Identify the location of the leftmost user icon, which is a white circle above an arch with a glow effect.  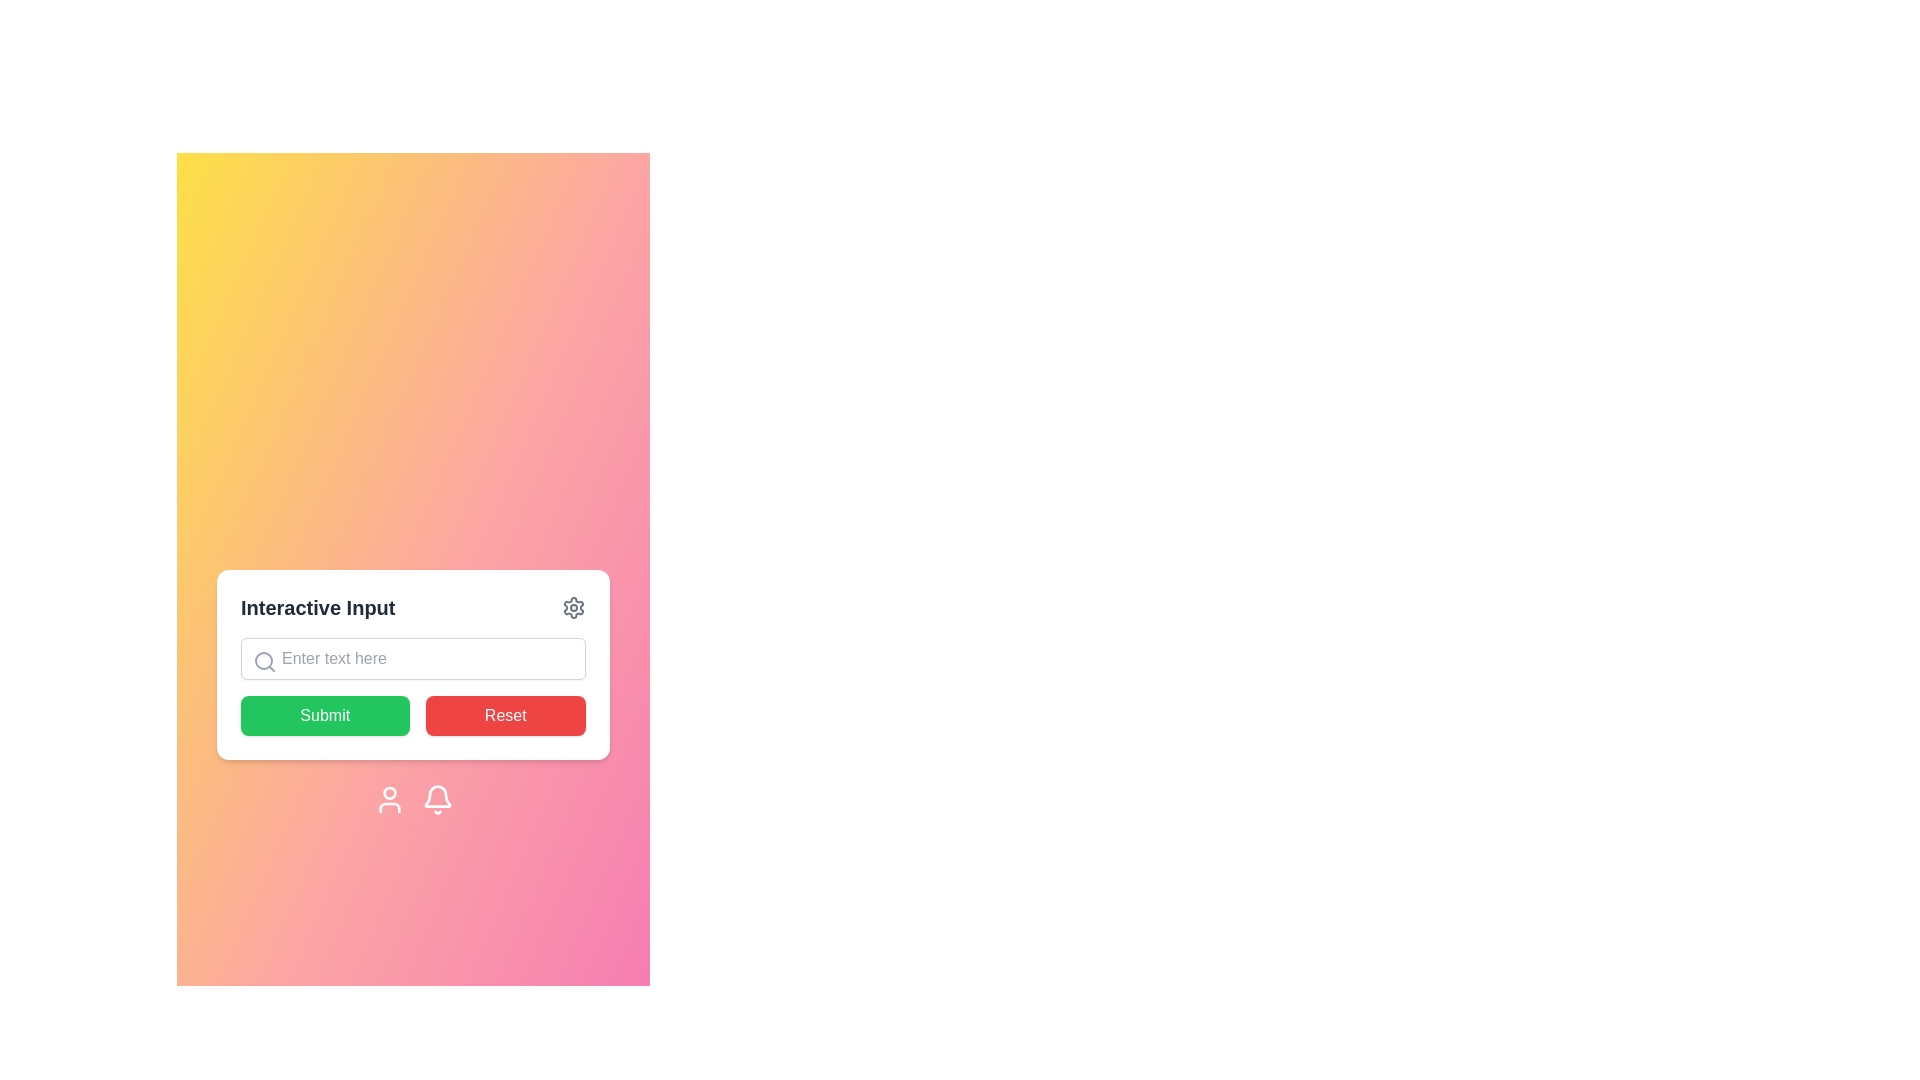
(389, 798).